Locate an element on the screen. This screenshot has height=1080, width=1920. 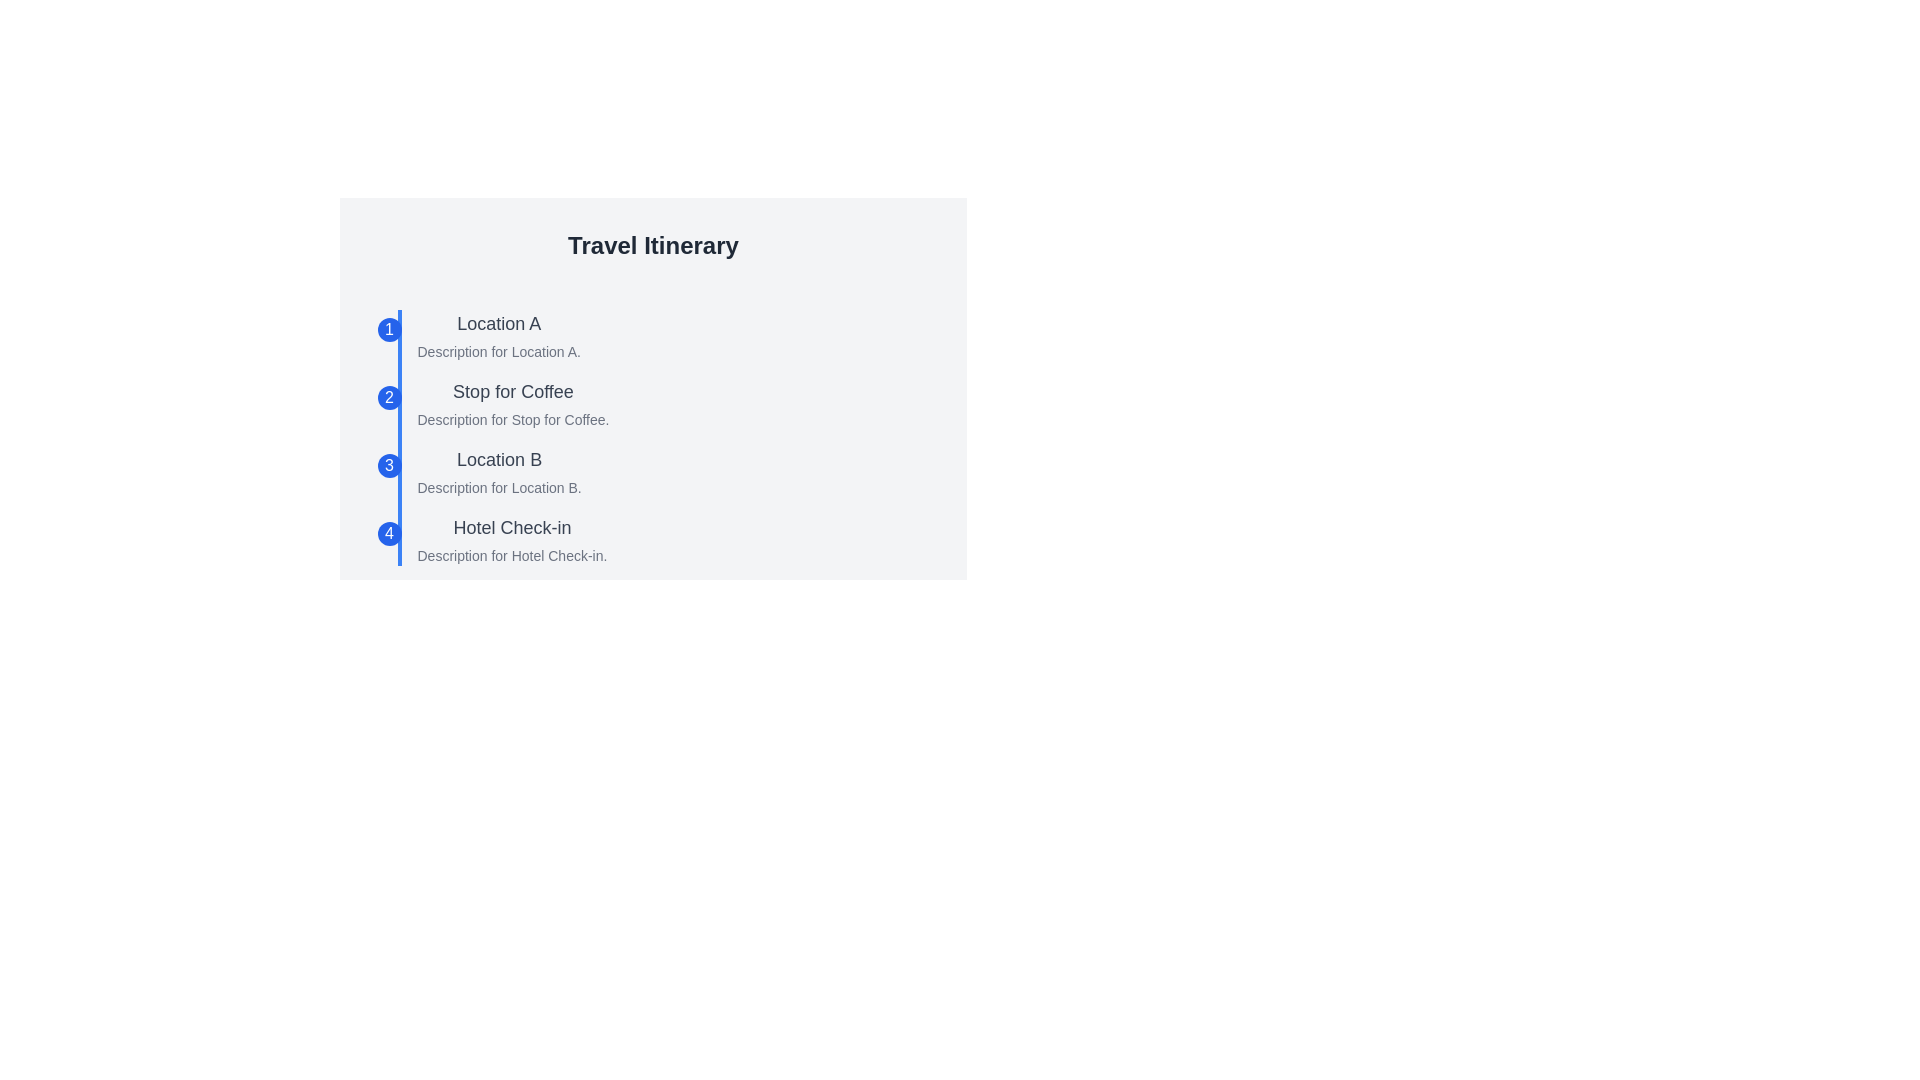
text displayed in the Text Display for 'Stop for Coffee', which is located in the vertical timeline under 'Travel Itinerary', second in the list is located at coordinates (513, 404).